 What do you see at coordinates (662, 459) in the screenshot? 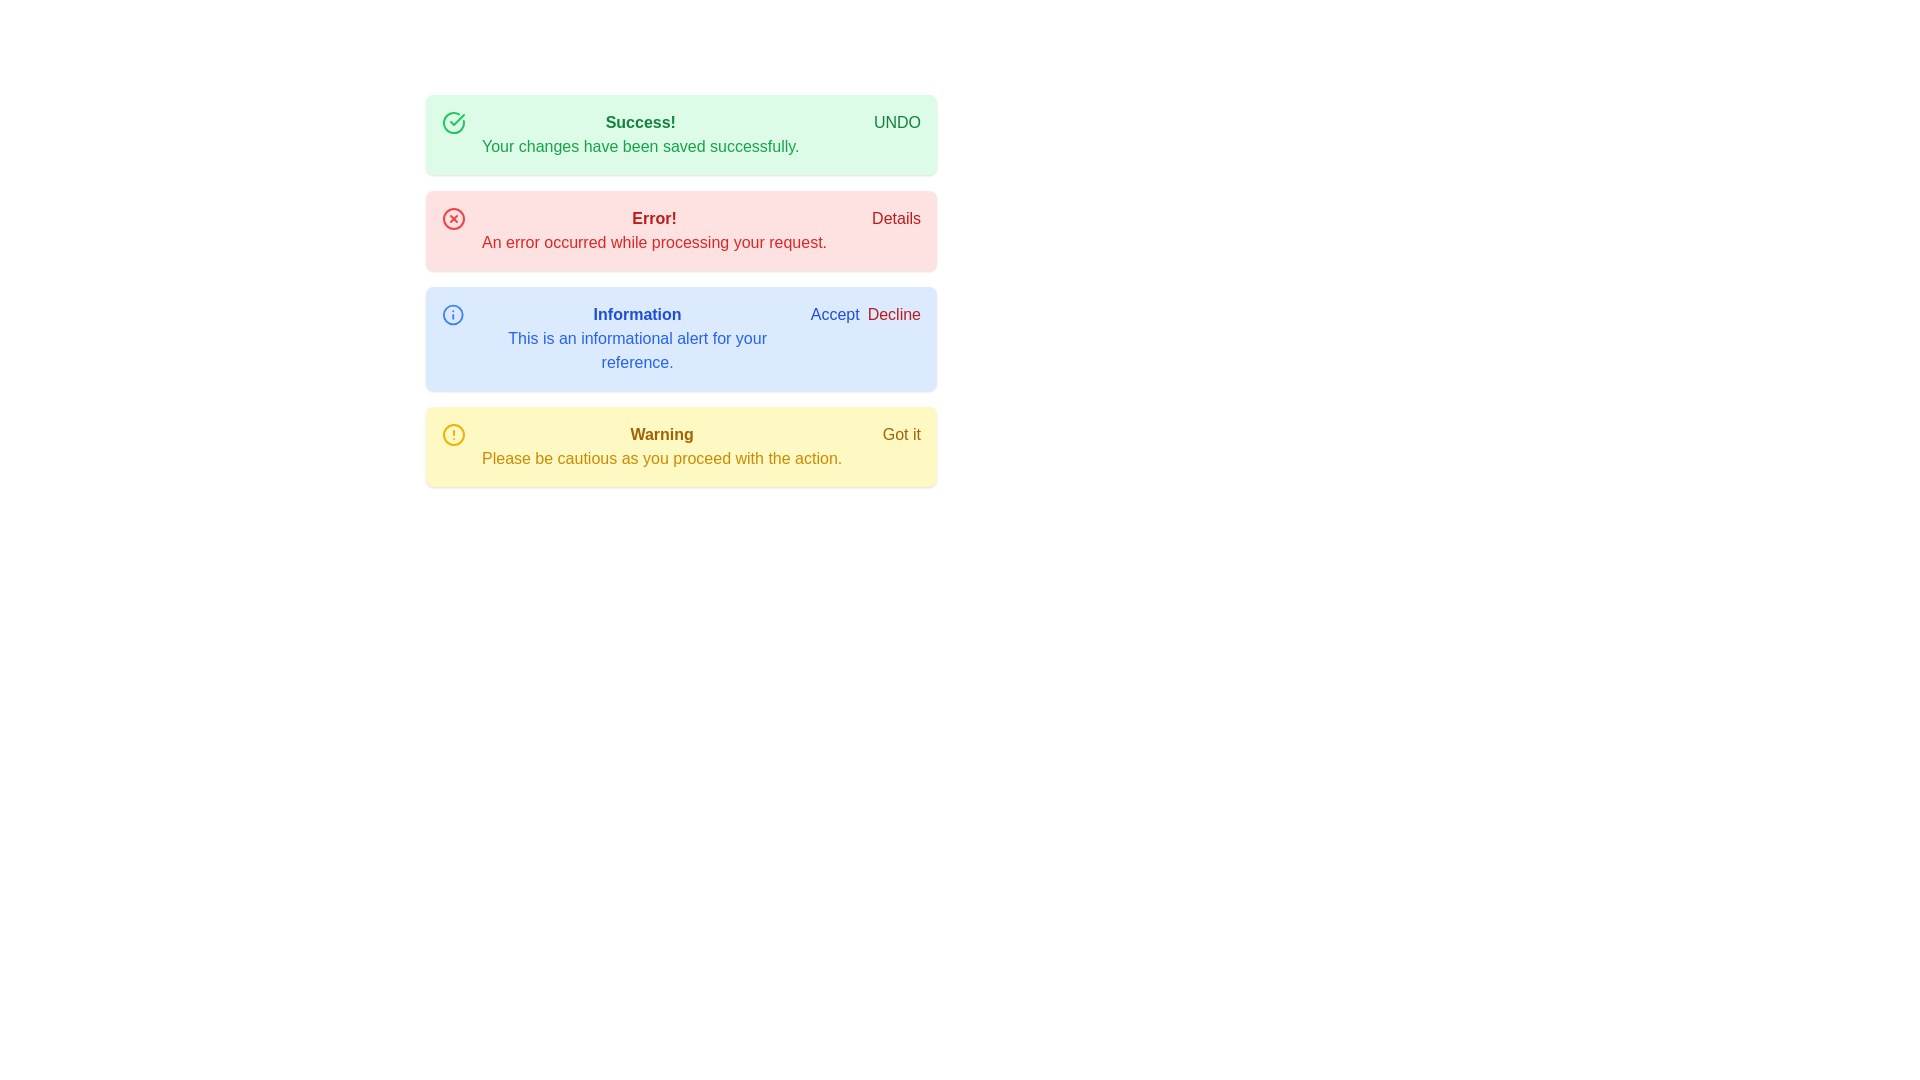
I see `warning message that is styled with bold yellow text, stating 'Please be cautious as you proceed with the action.' This message is located centrally within the yellow-highlighted 'Warning' alert box, below the bold 'Warning' title` at bounding box center [662, 459].